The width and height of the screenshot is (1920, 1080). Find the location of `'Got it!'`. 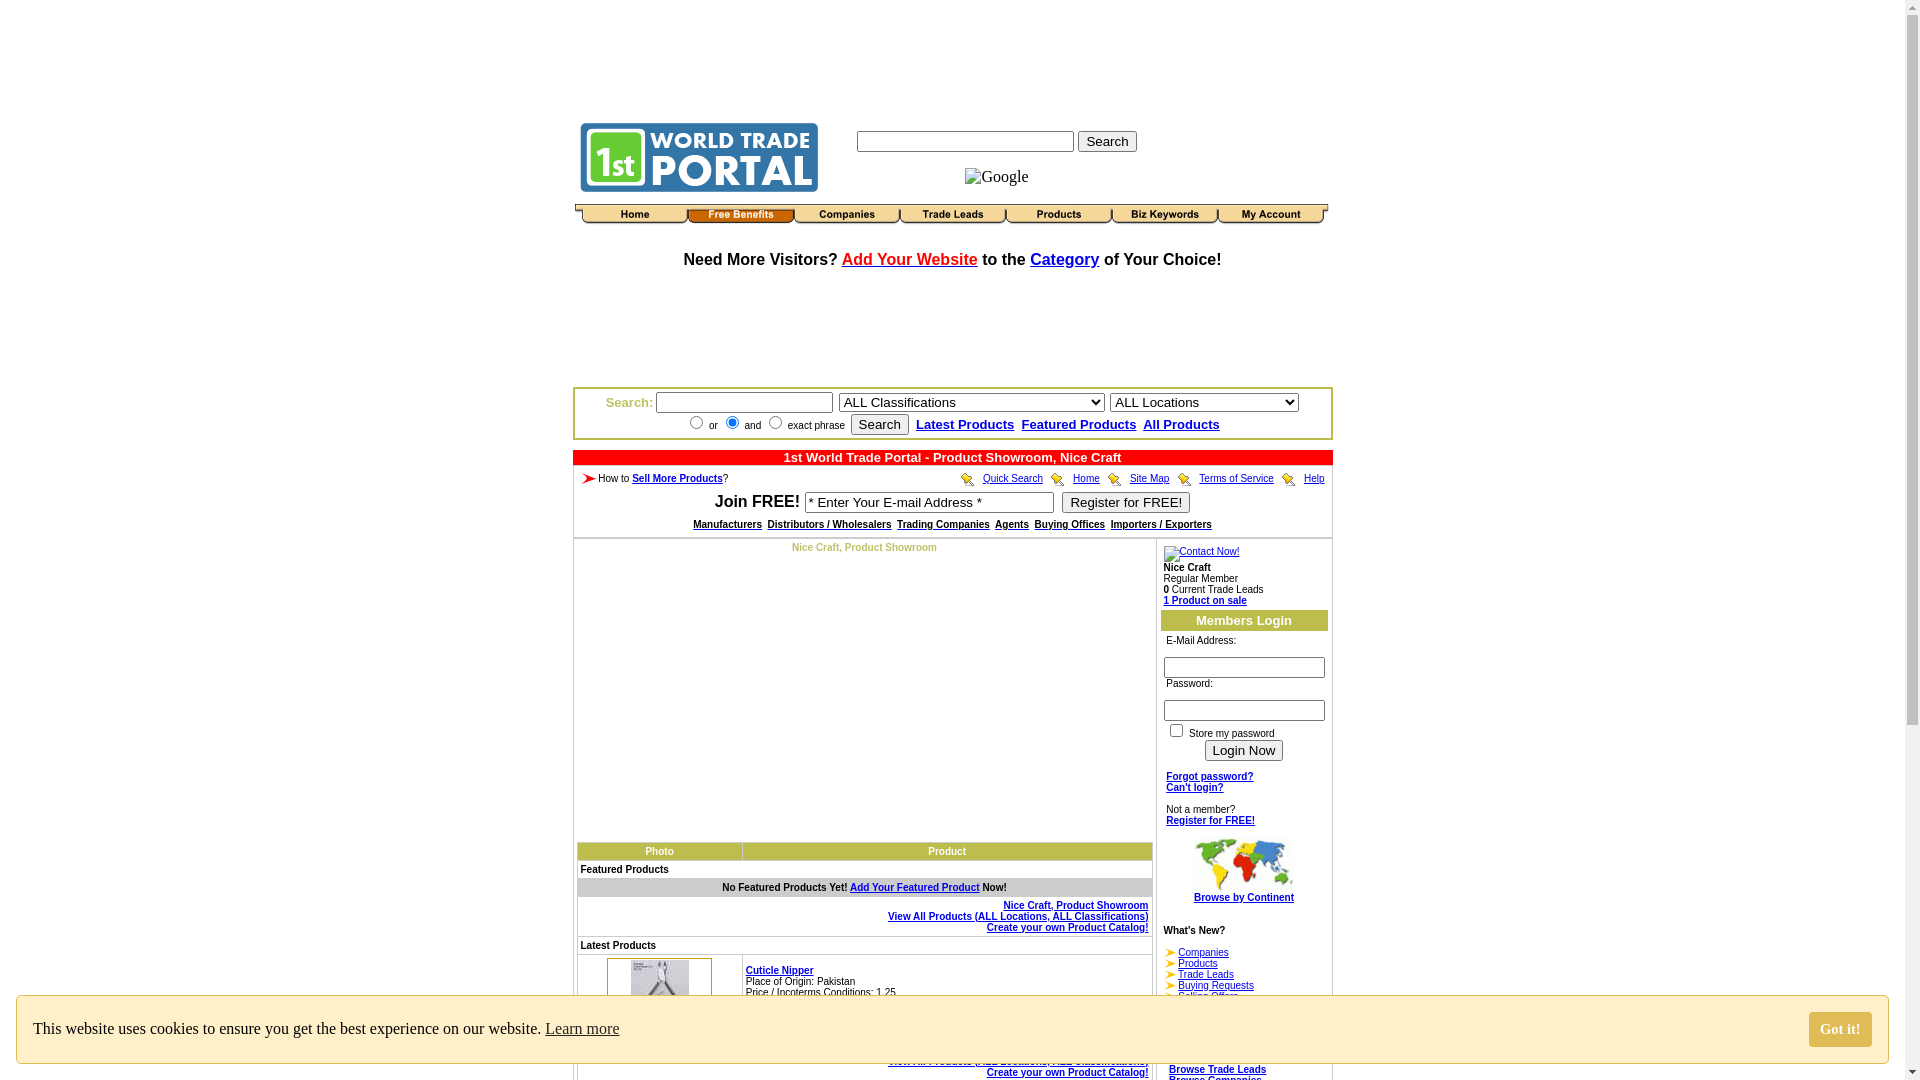

'Got it!' is located at coordinates (1840, 1029).